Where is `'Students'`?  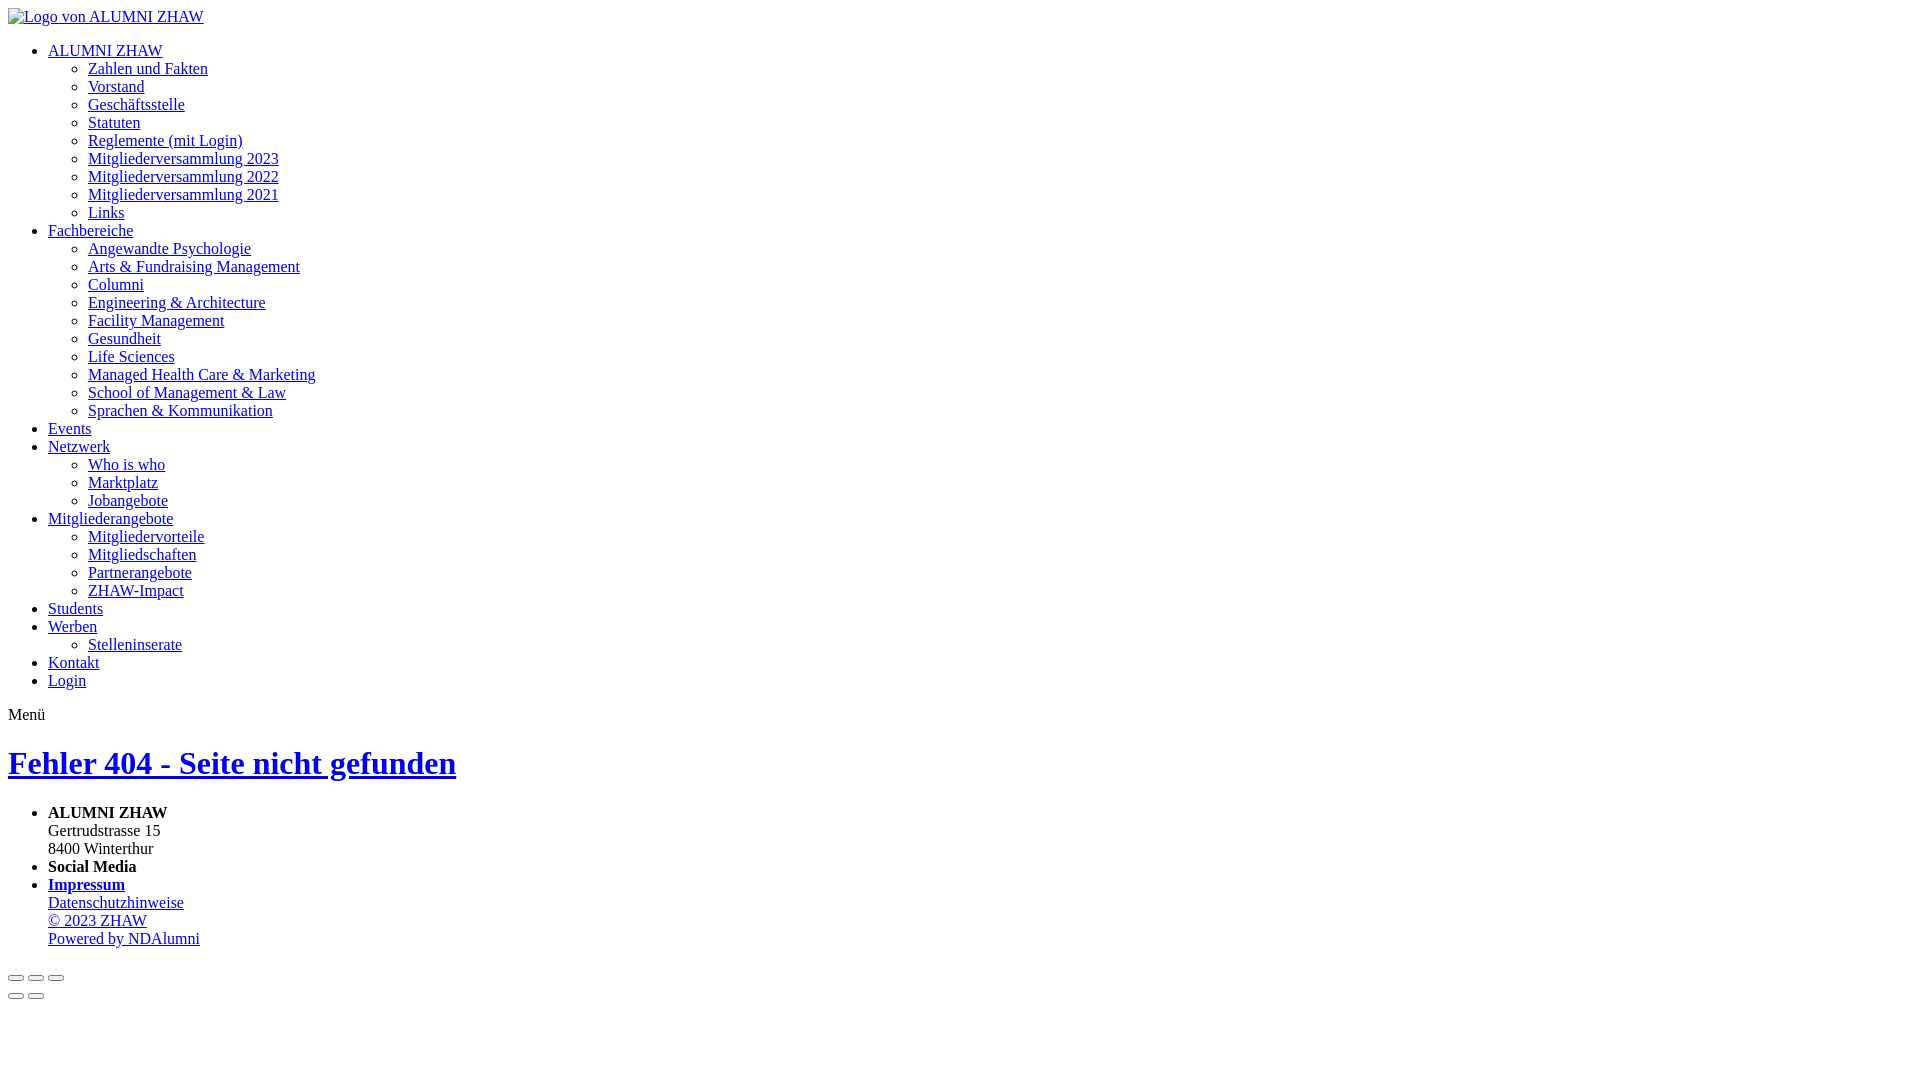
'Students' is located at coordinates (75, 607).